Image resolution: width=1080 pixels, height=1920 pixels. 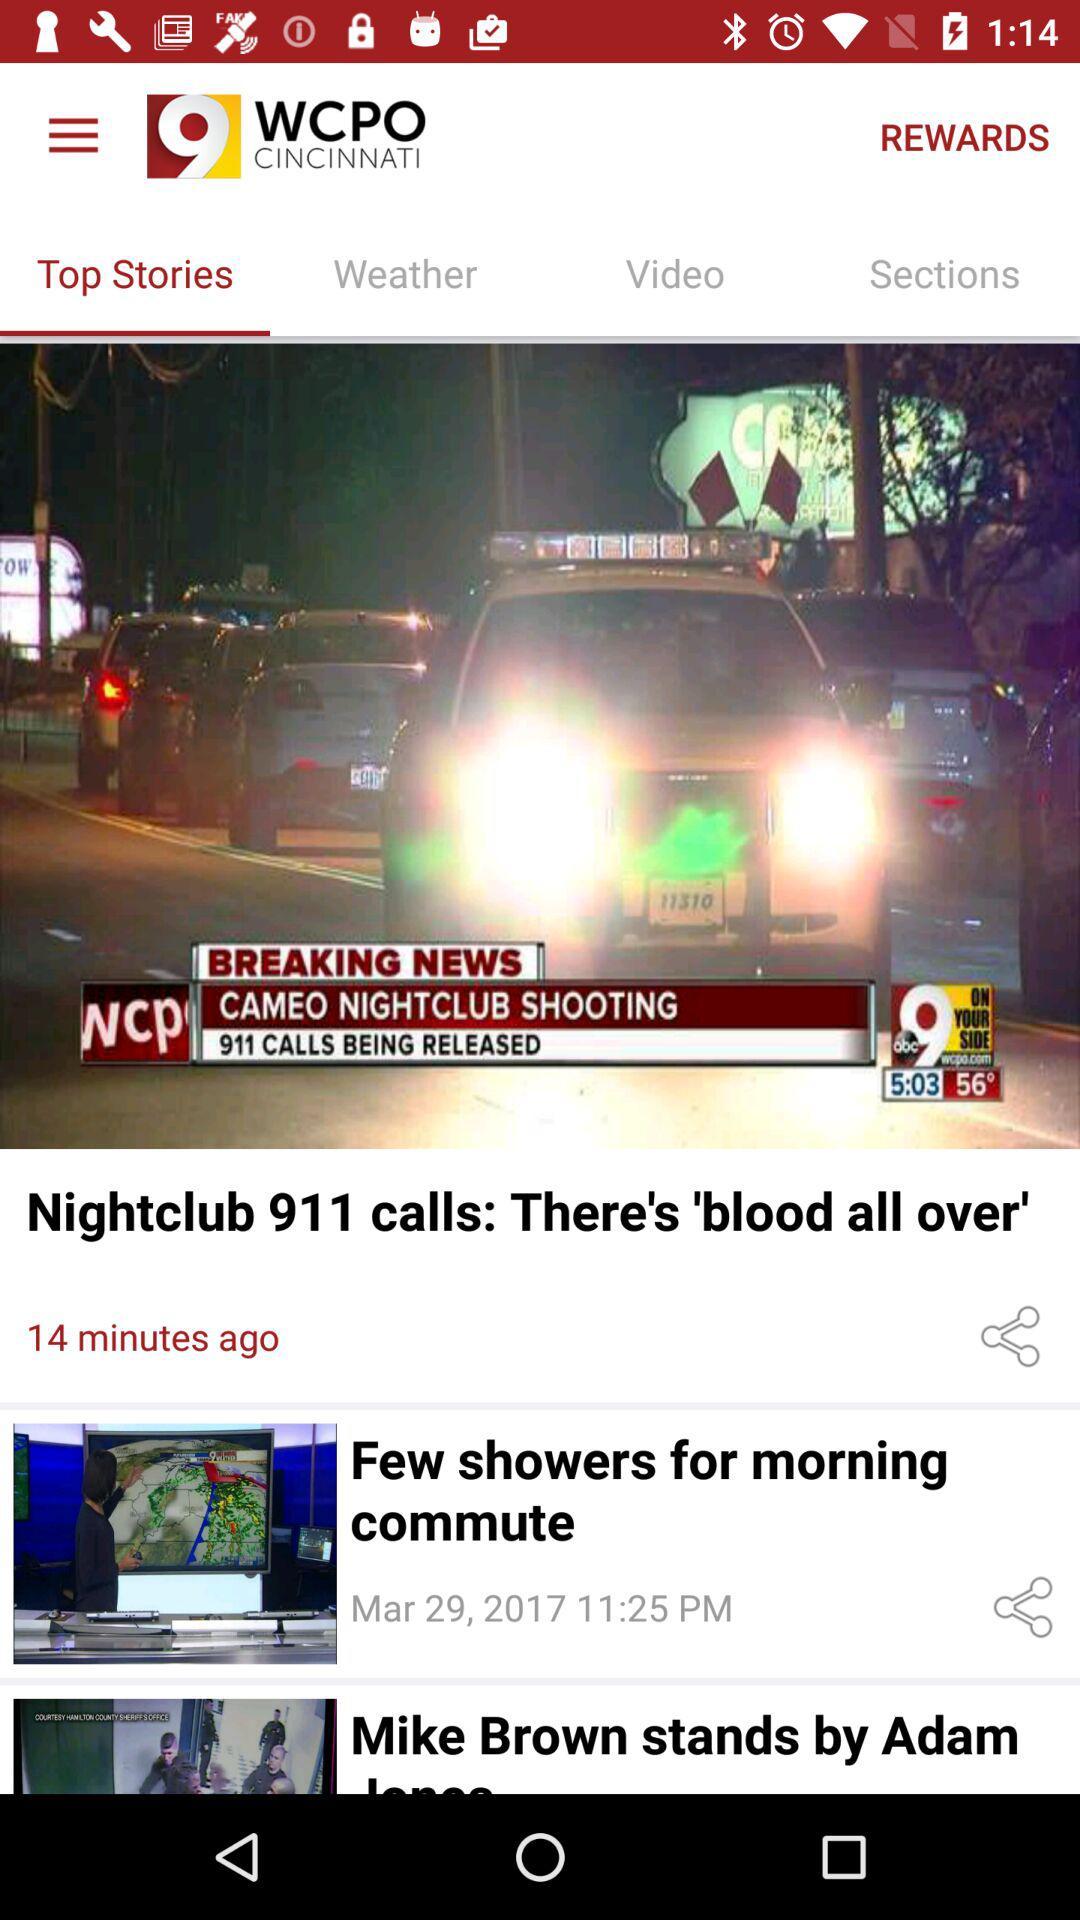 I want to click on share this, so click(x=1027, y=1607).